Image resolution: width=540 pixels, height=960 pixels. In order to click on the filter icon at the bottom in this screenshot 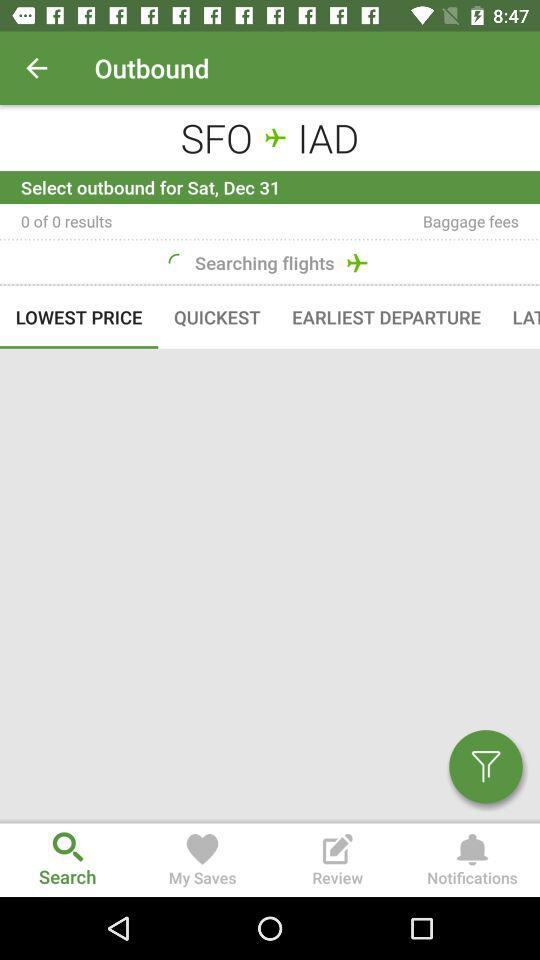, I will do `click(476, 773)`.